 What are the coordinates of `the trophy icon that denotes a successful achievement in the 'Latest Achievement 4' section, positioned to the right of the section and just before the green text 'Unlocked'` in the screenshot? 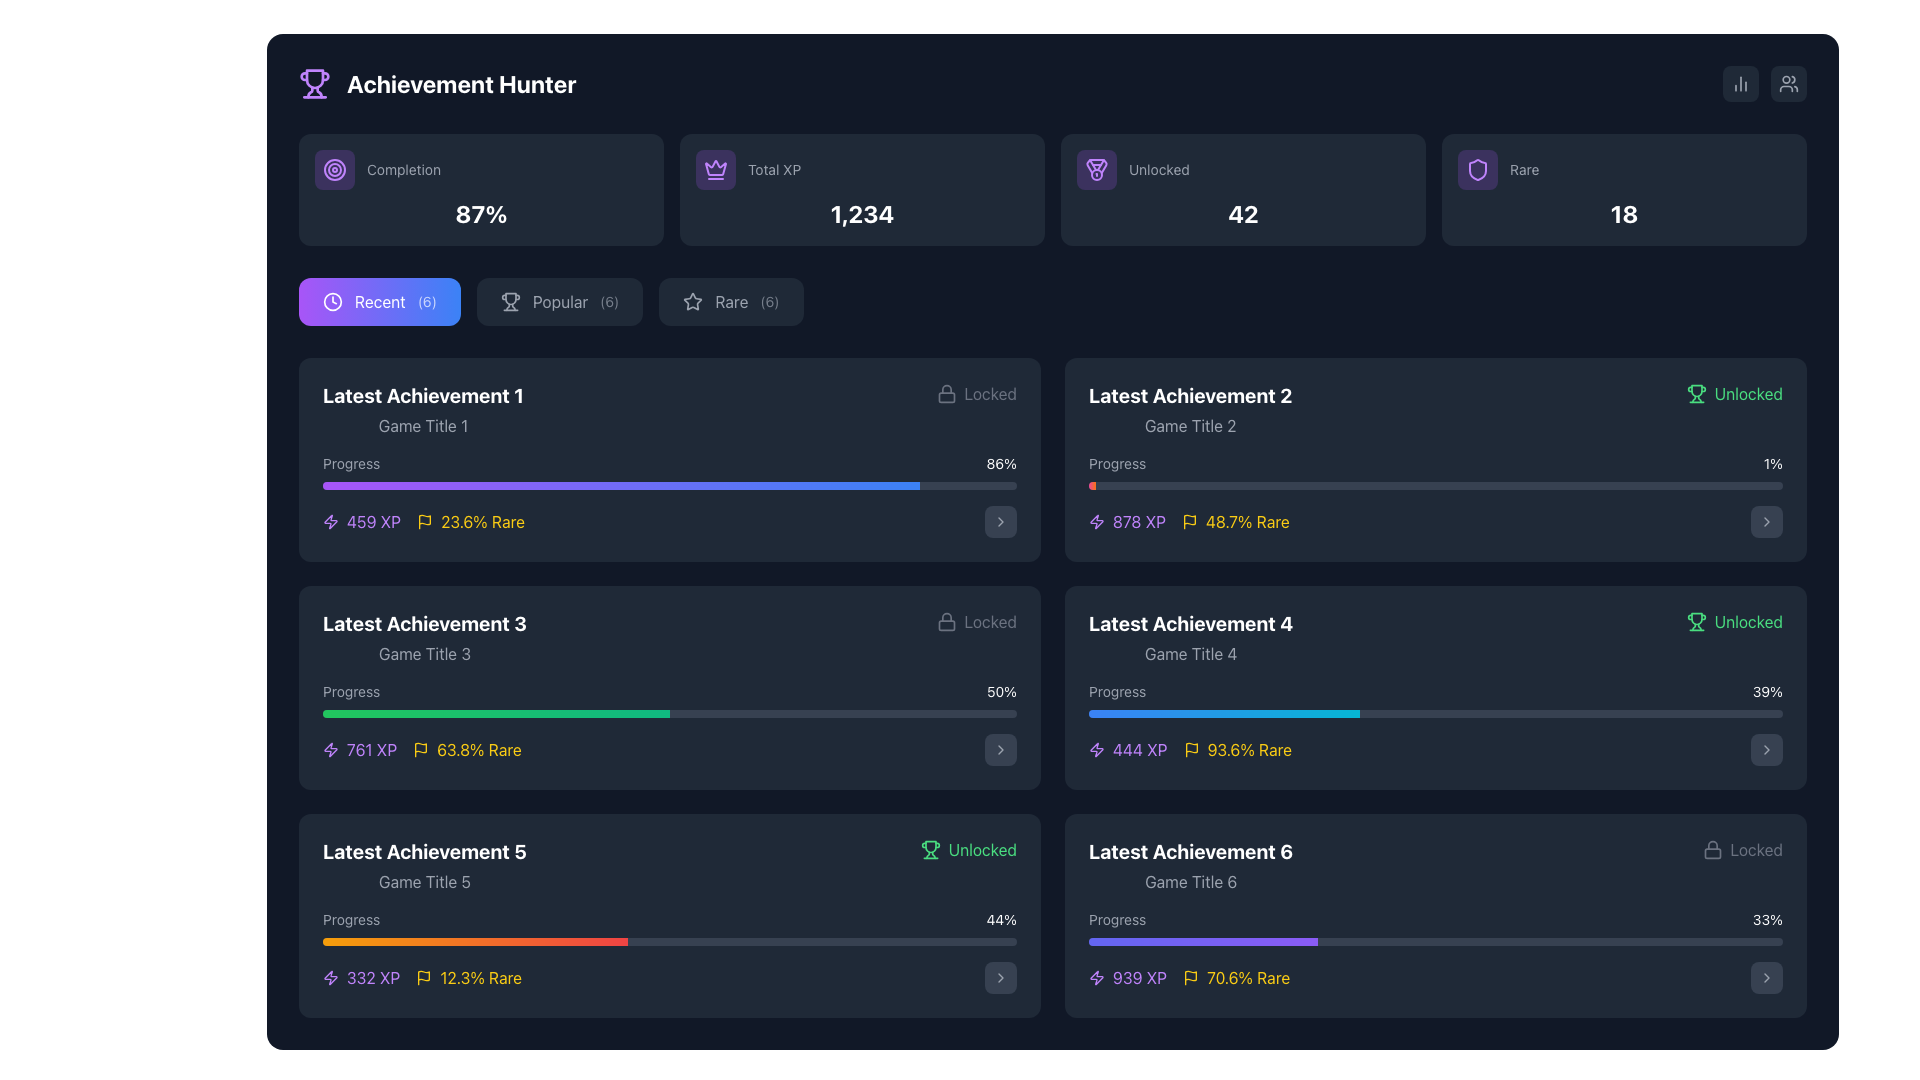 It's located at (929, 849).